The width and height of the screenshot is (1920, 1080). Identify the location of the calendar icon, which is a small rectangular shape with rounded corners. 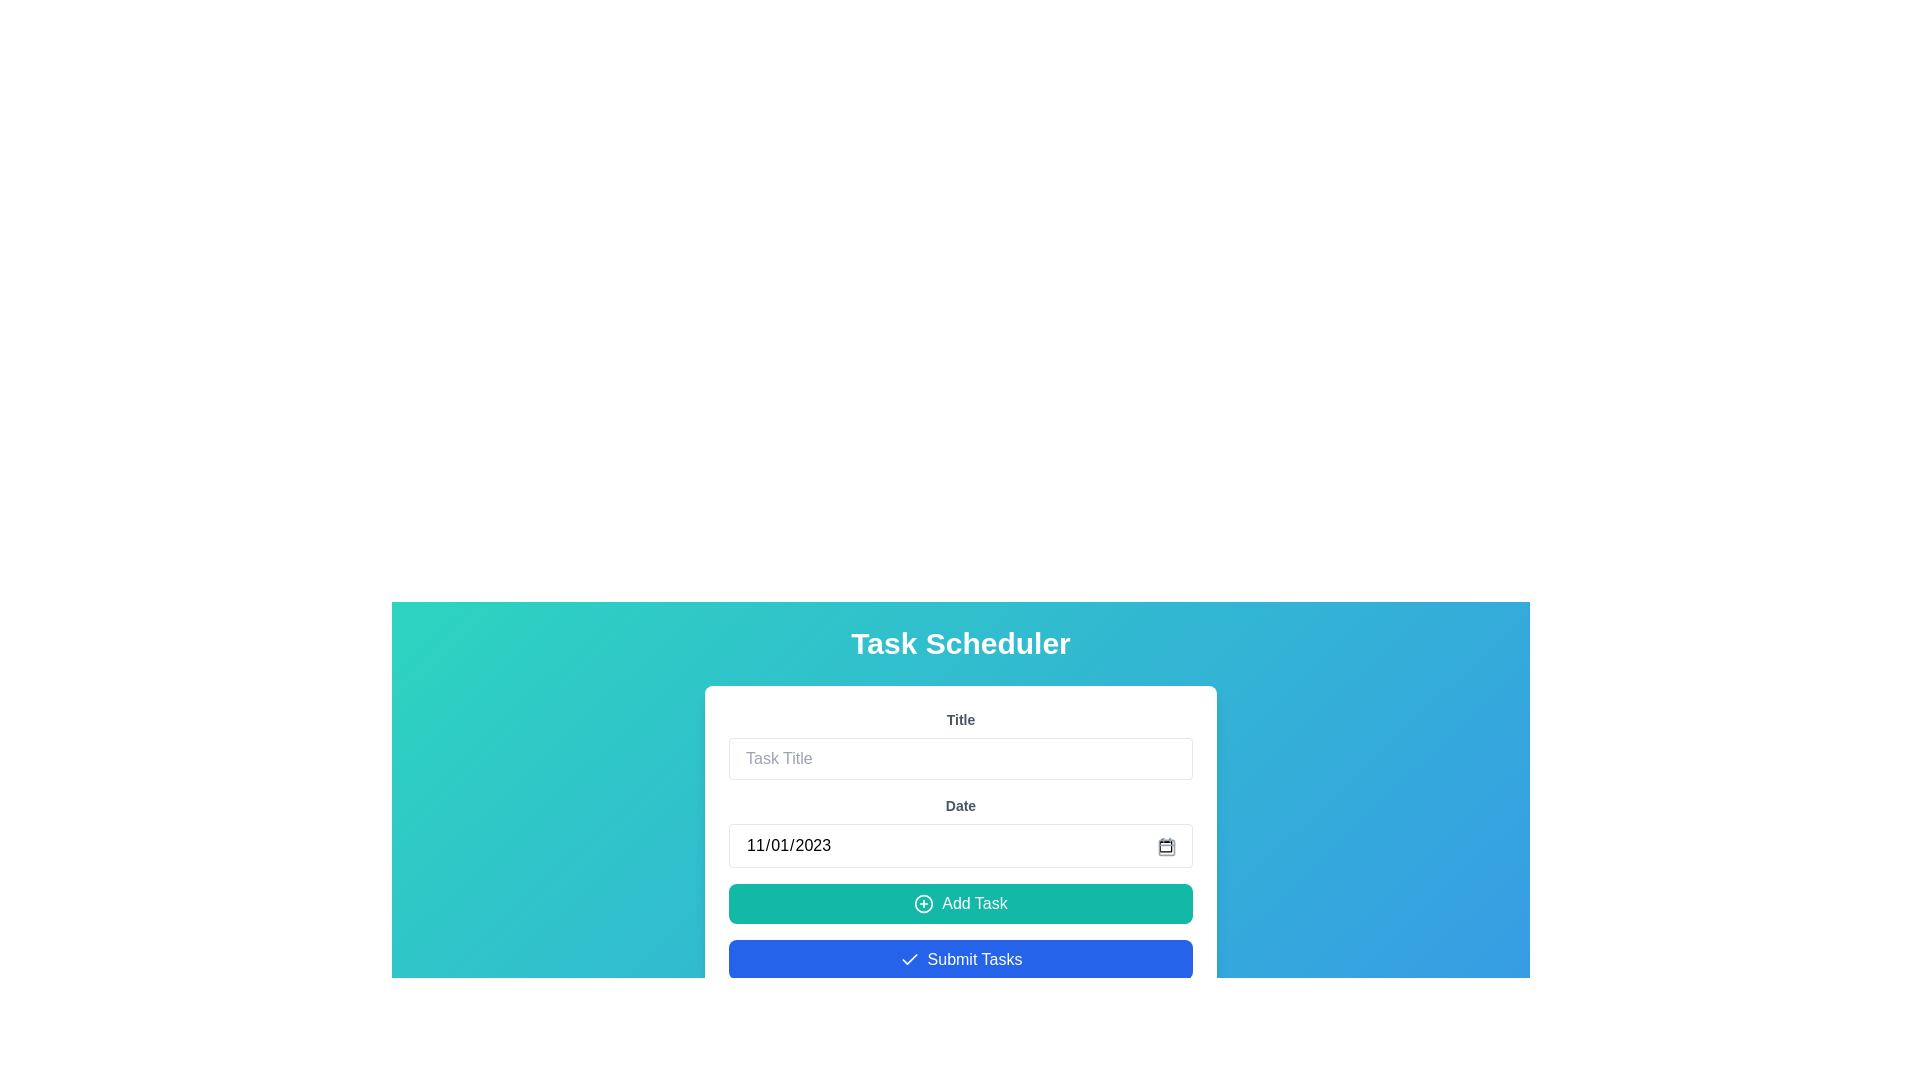
(1166, 847).